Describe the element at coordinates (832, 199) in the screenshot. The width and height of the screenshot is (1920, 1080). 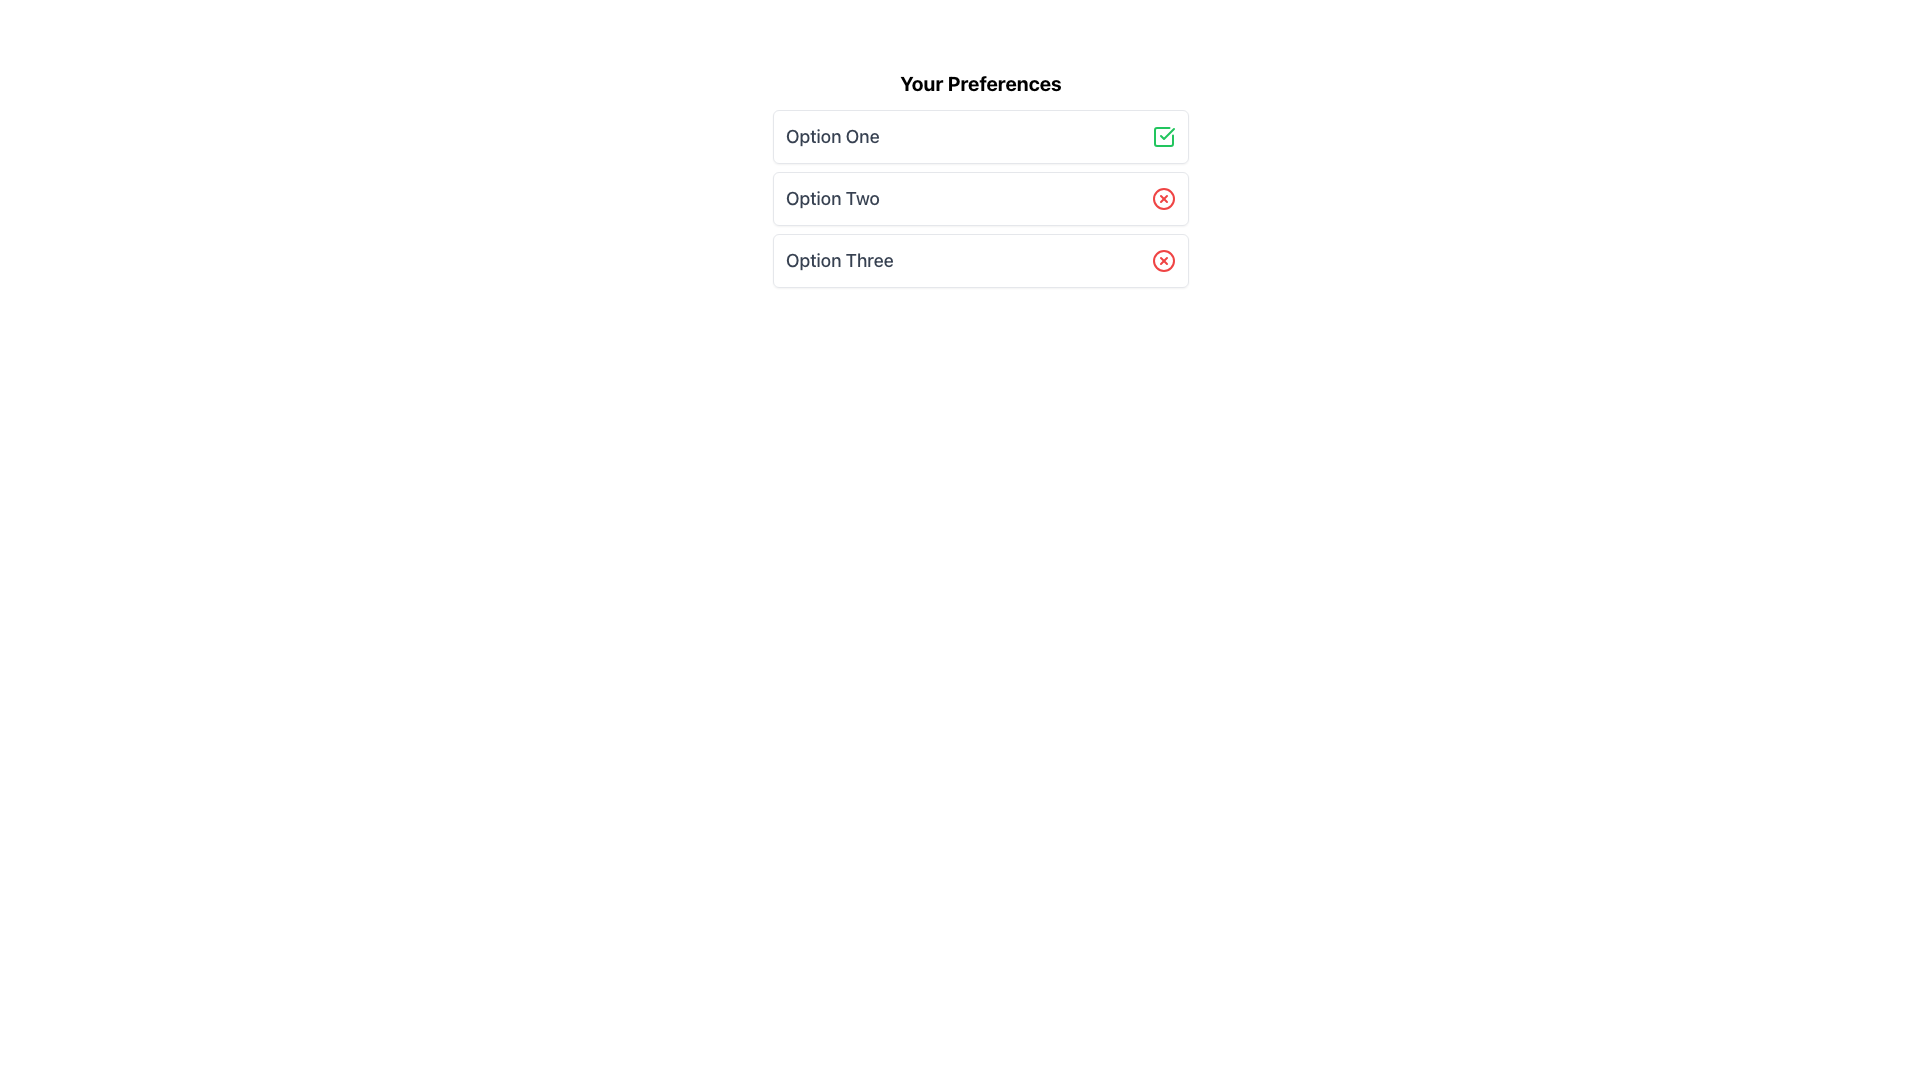
I see `the text label displaying 'Option Two' which is part of the second option group under 'Your Preferences', located centrally with a red circular cross icon to its right` at that location.